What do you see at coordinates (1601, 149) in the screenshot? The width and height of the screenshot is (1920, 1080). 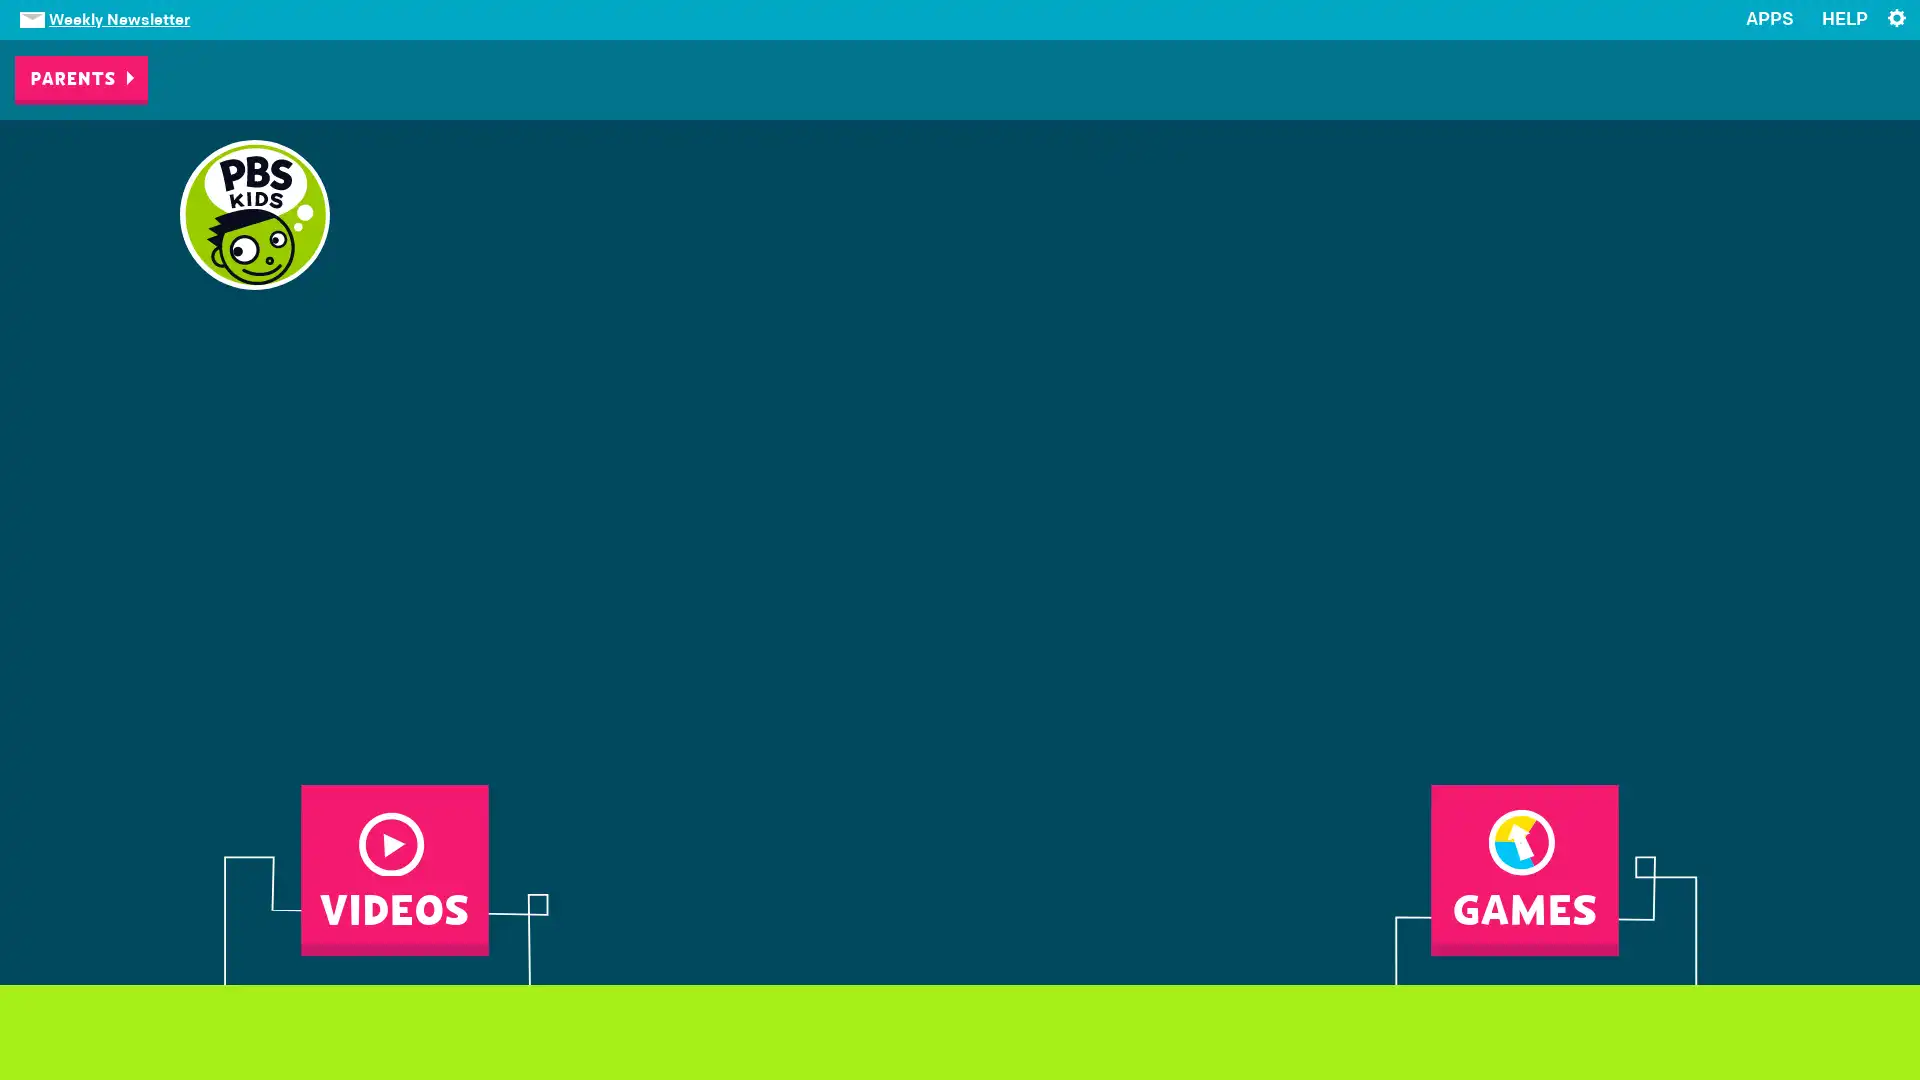 I see `CHANGE YOUR STATION` at bounding box center [1601, 149].